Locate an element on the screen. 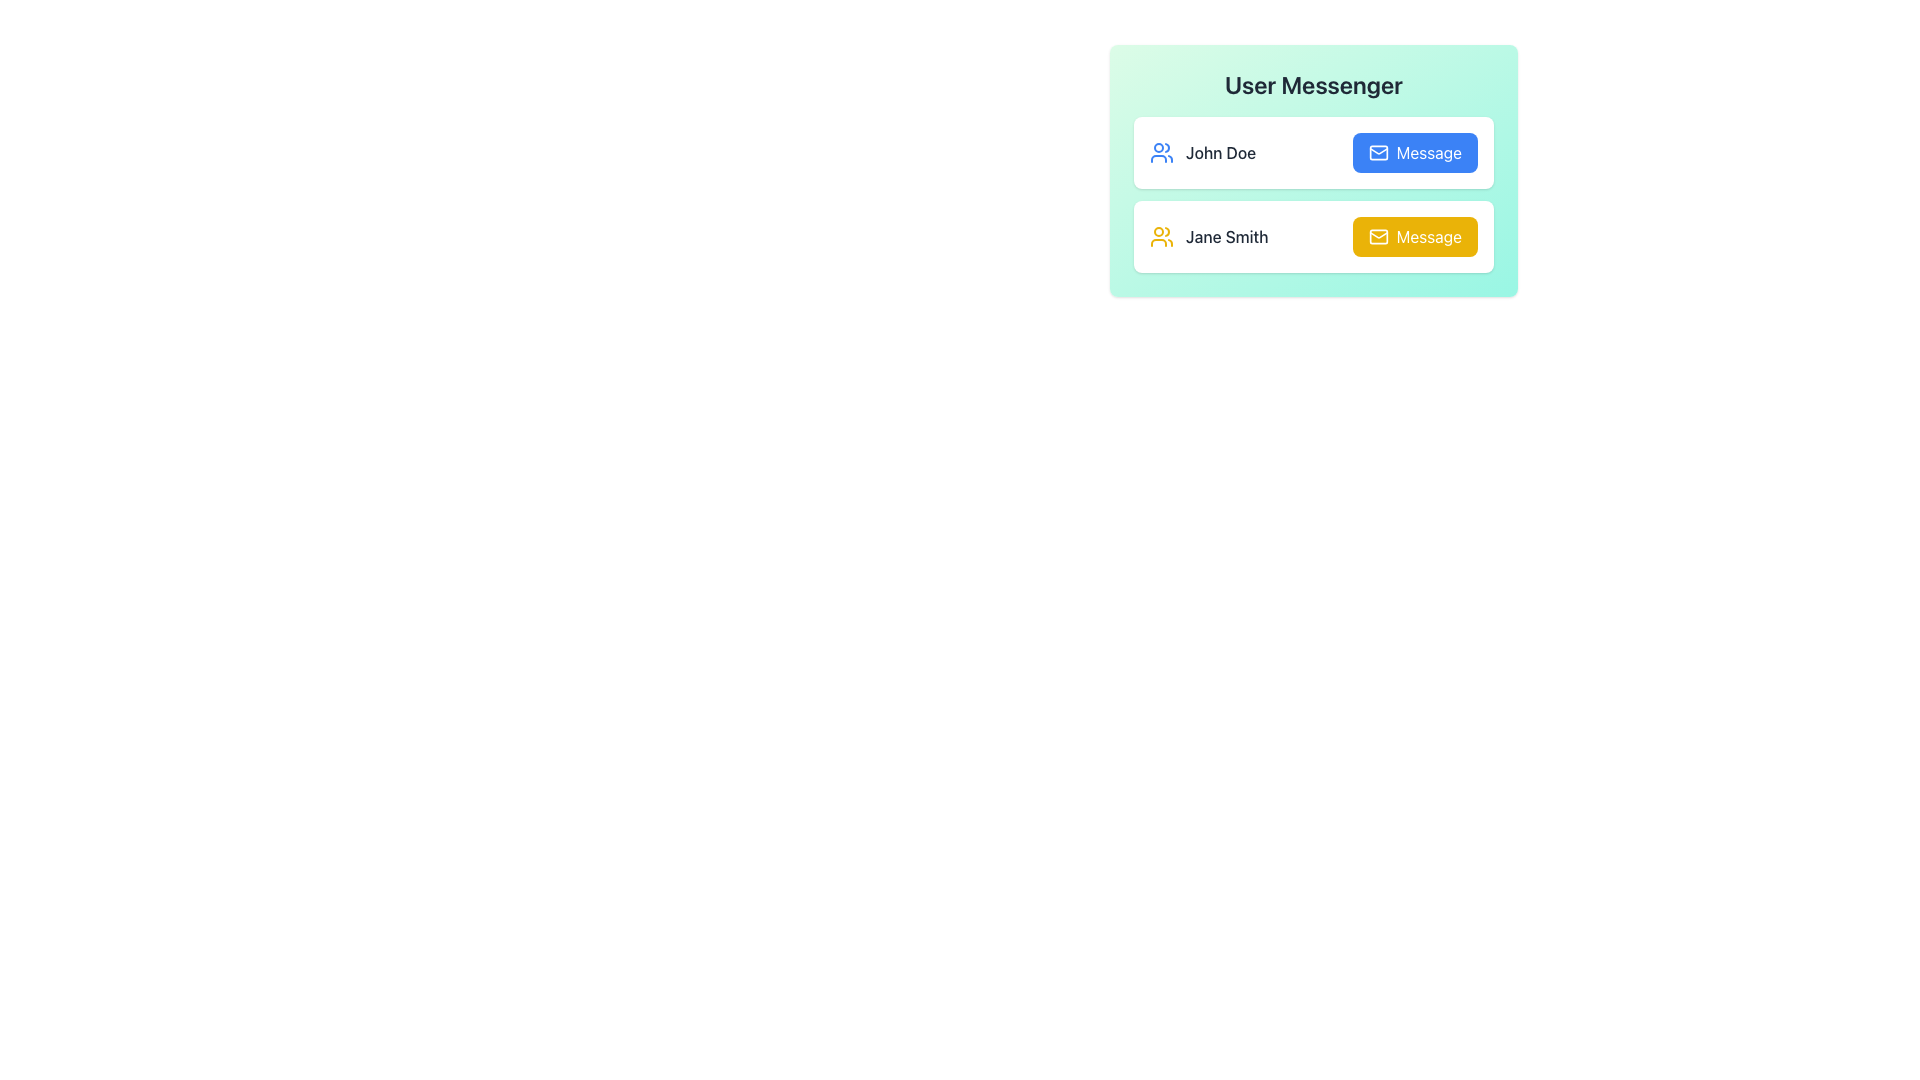 The width and height of the screenshot is (1920, 1080). the messaging icon located to the left of the 'Message' text within the yellow 'Message' button aligned with 'Jane Smith' to interact with the button behind it is located at coordinates (1377, 235).